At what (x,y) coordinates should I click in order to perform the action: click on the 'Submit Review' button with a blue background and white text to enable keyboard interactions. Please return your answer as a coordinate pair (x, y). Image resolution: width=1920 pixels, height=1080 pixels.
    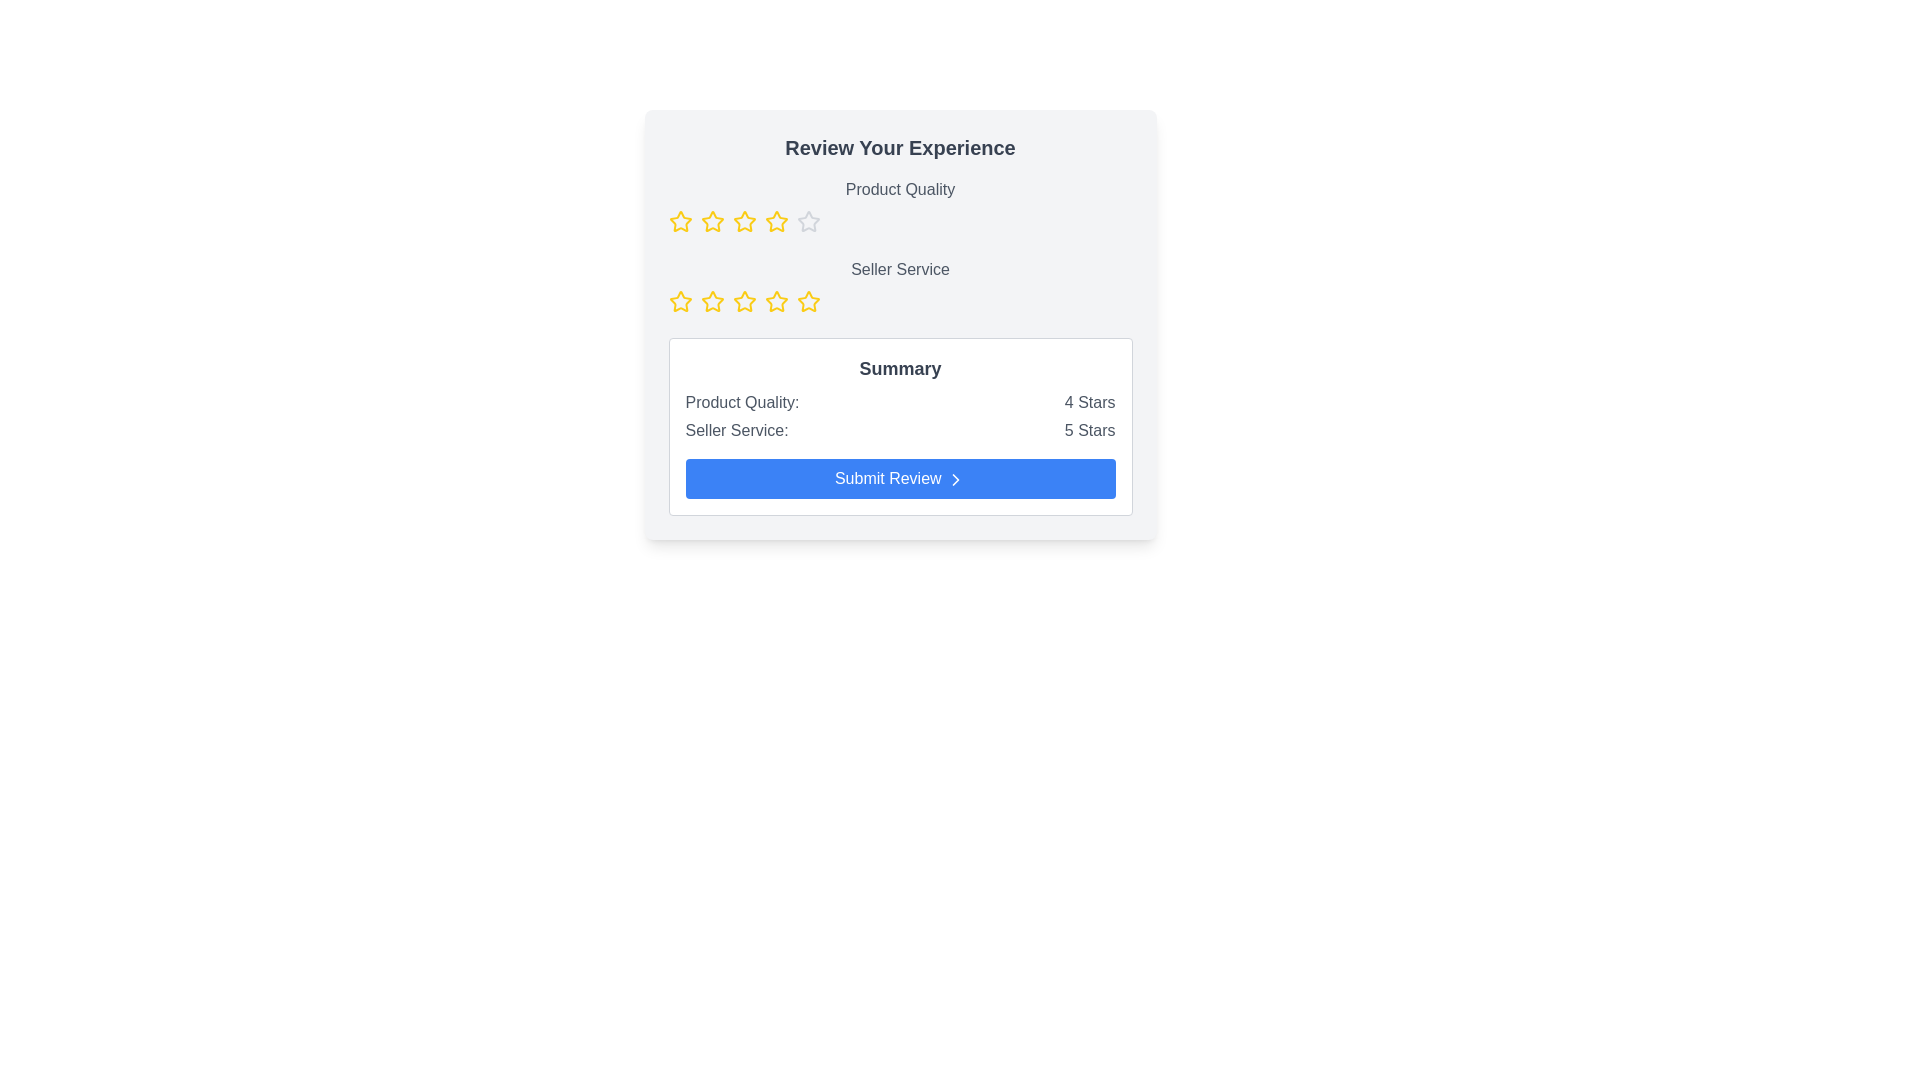
    Looking at the image, I should click on (899, 478).